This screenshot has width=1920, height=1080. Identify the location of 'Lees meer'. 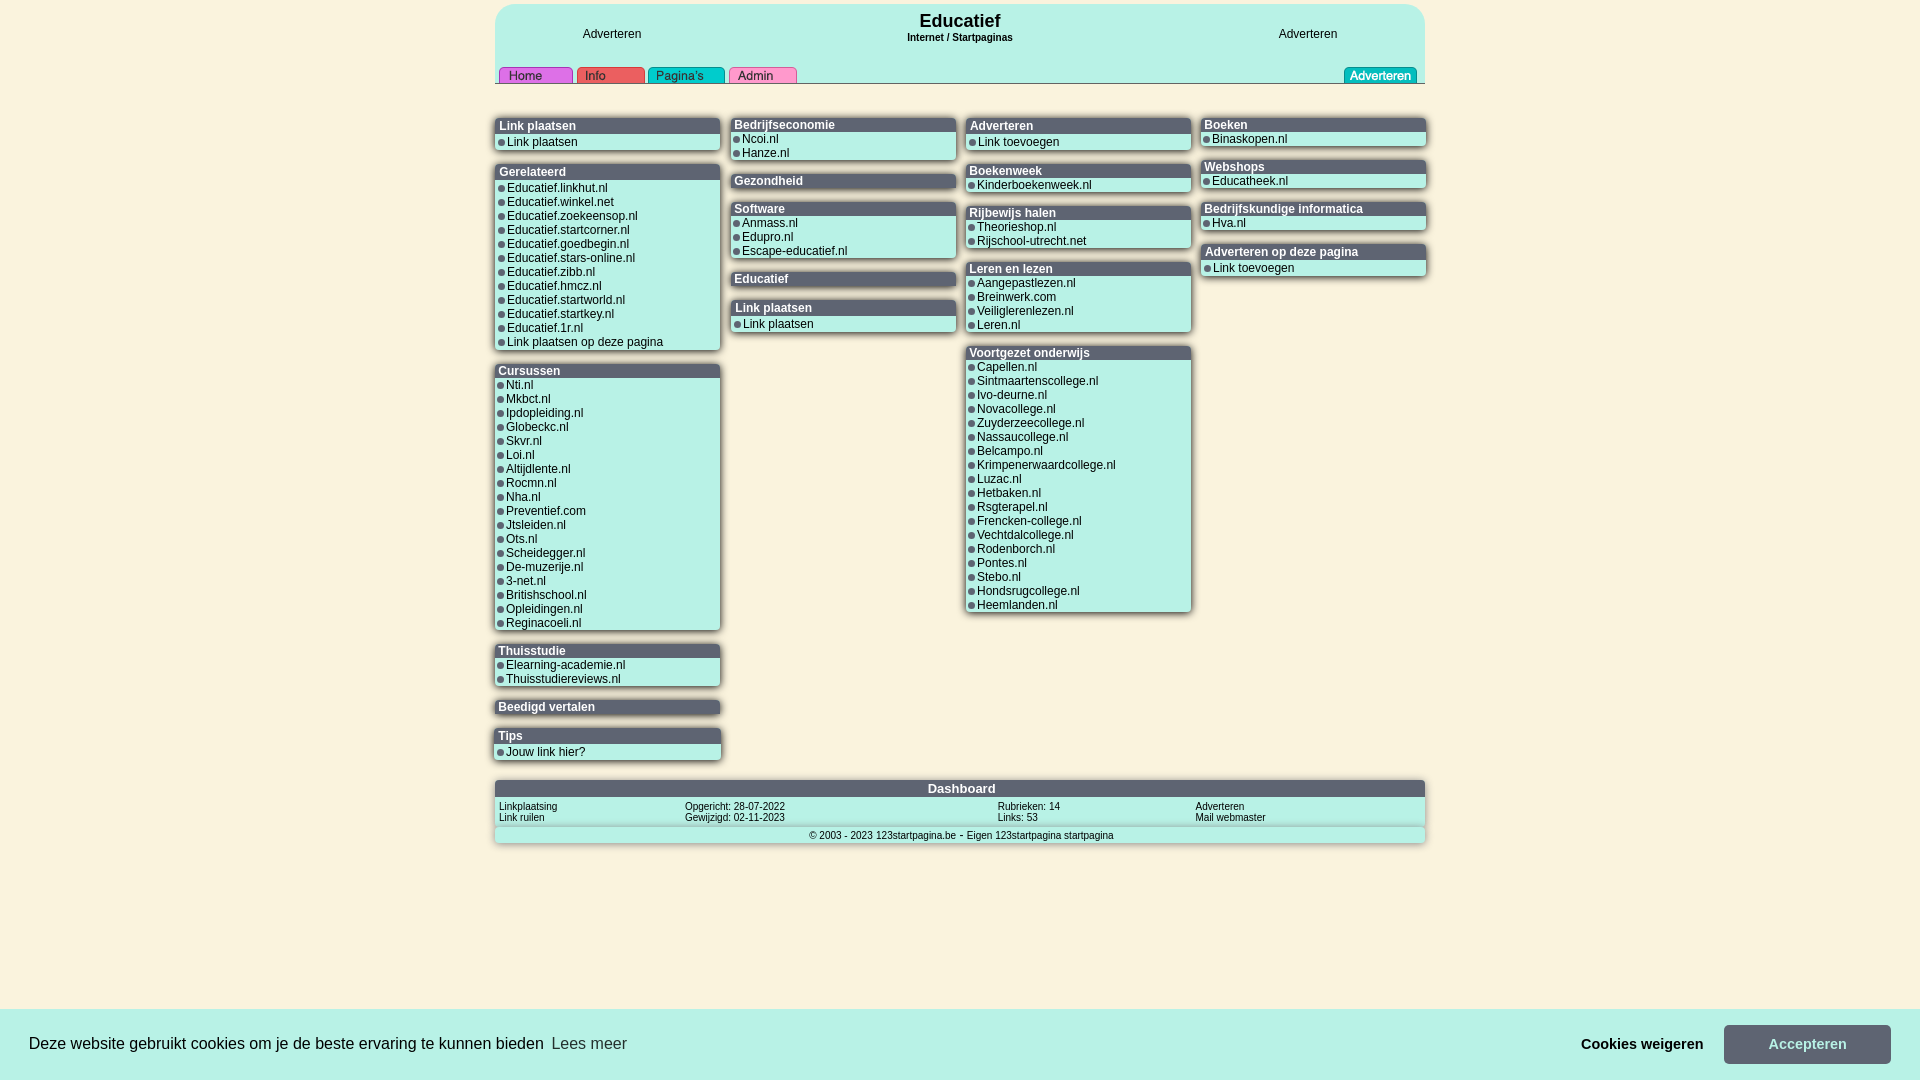
(588, 1043).